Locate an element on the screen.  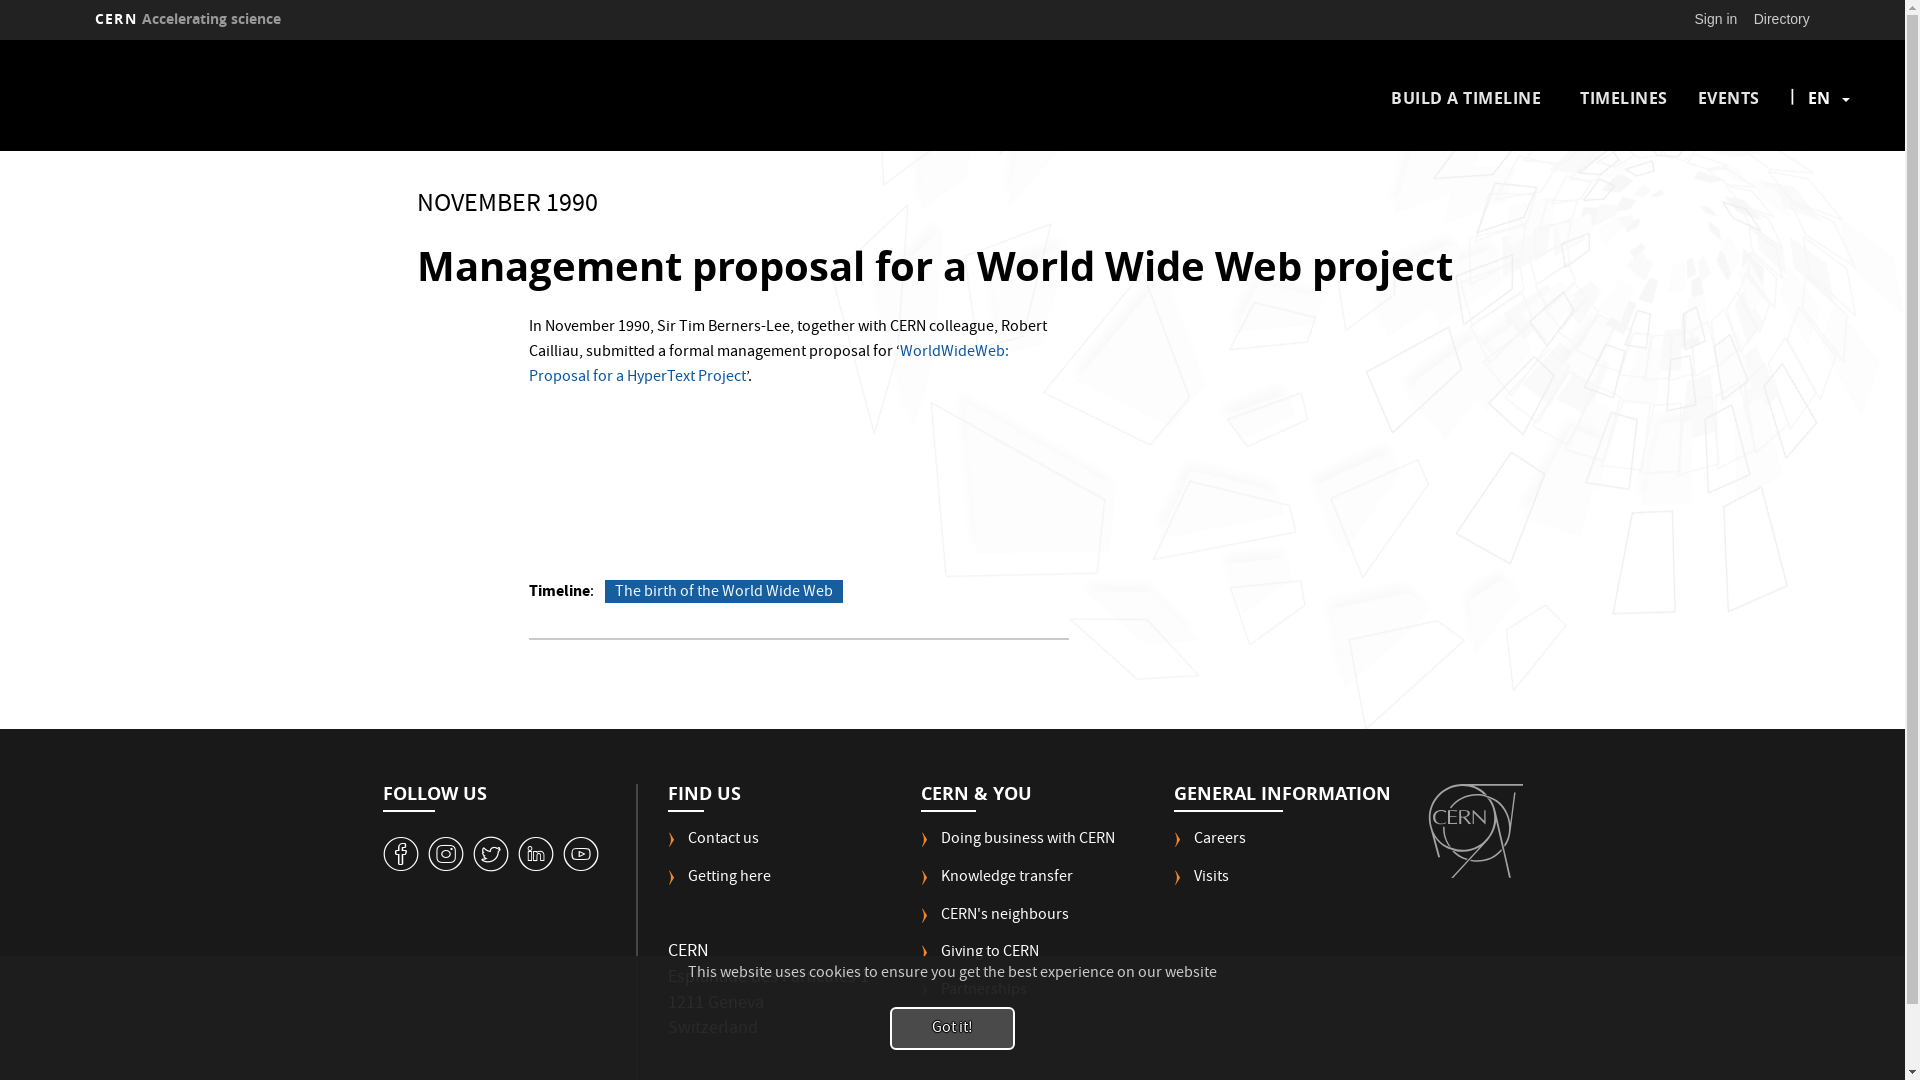
'Doing business with CERN' is located at coordinates (1017, 848).